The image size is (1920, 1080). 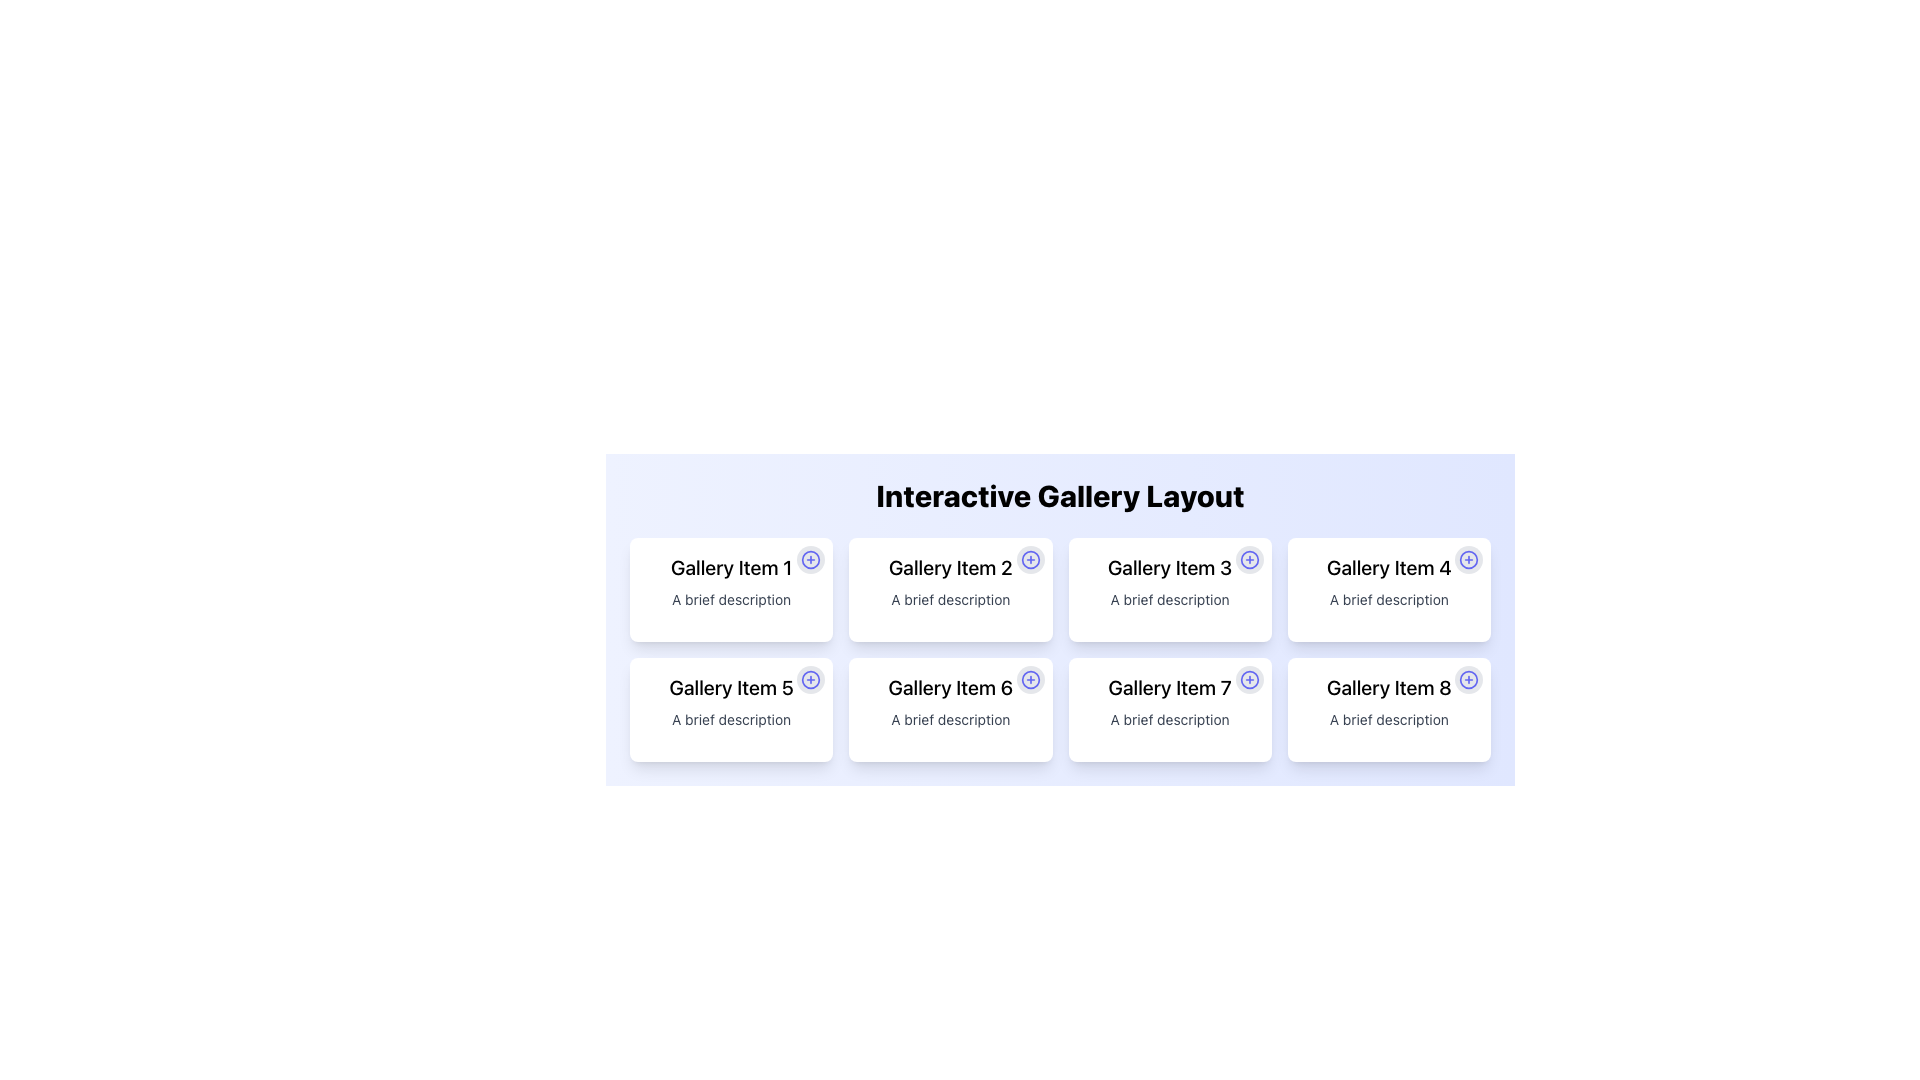 I want to click on the circular part of the circle-plus icon located in the bottom-right corner of the 'Gallery Item 8' card, so click(x=1468, y=678).